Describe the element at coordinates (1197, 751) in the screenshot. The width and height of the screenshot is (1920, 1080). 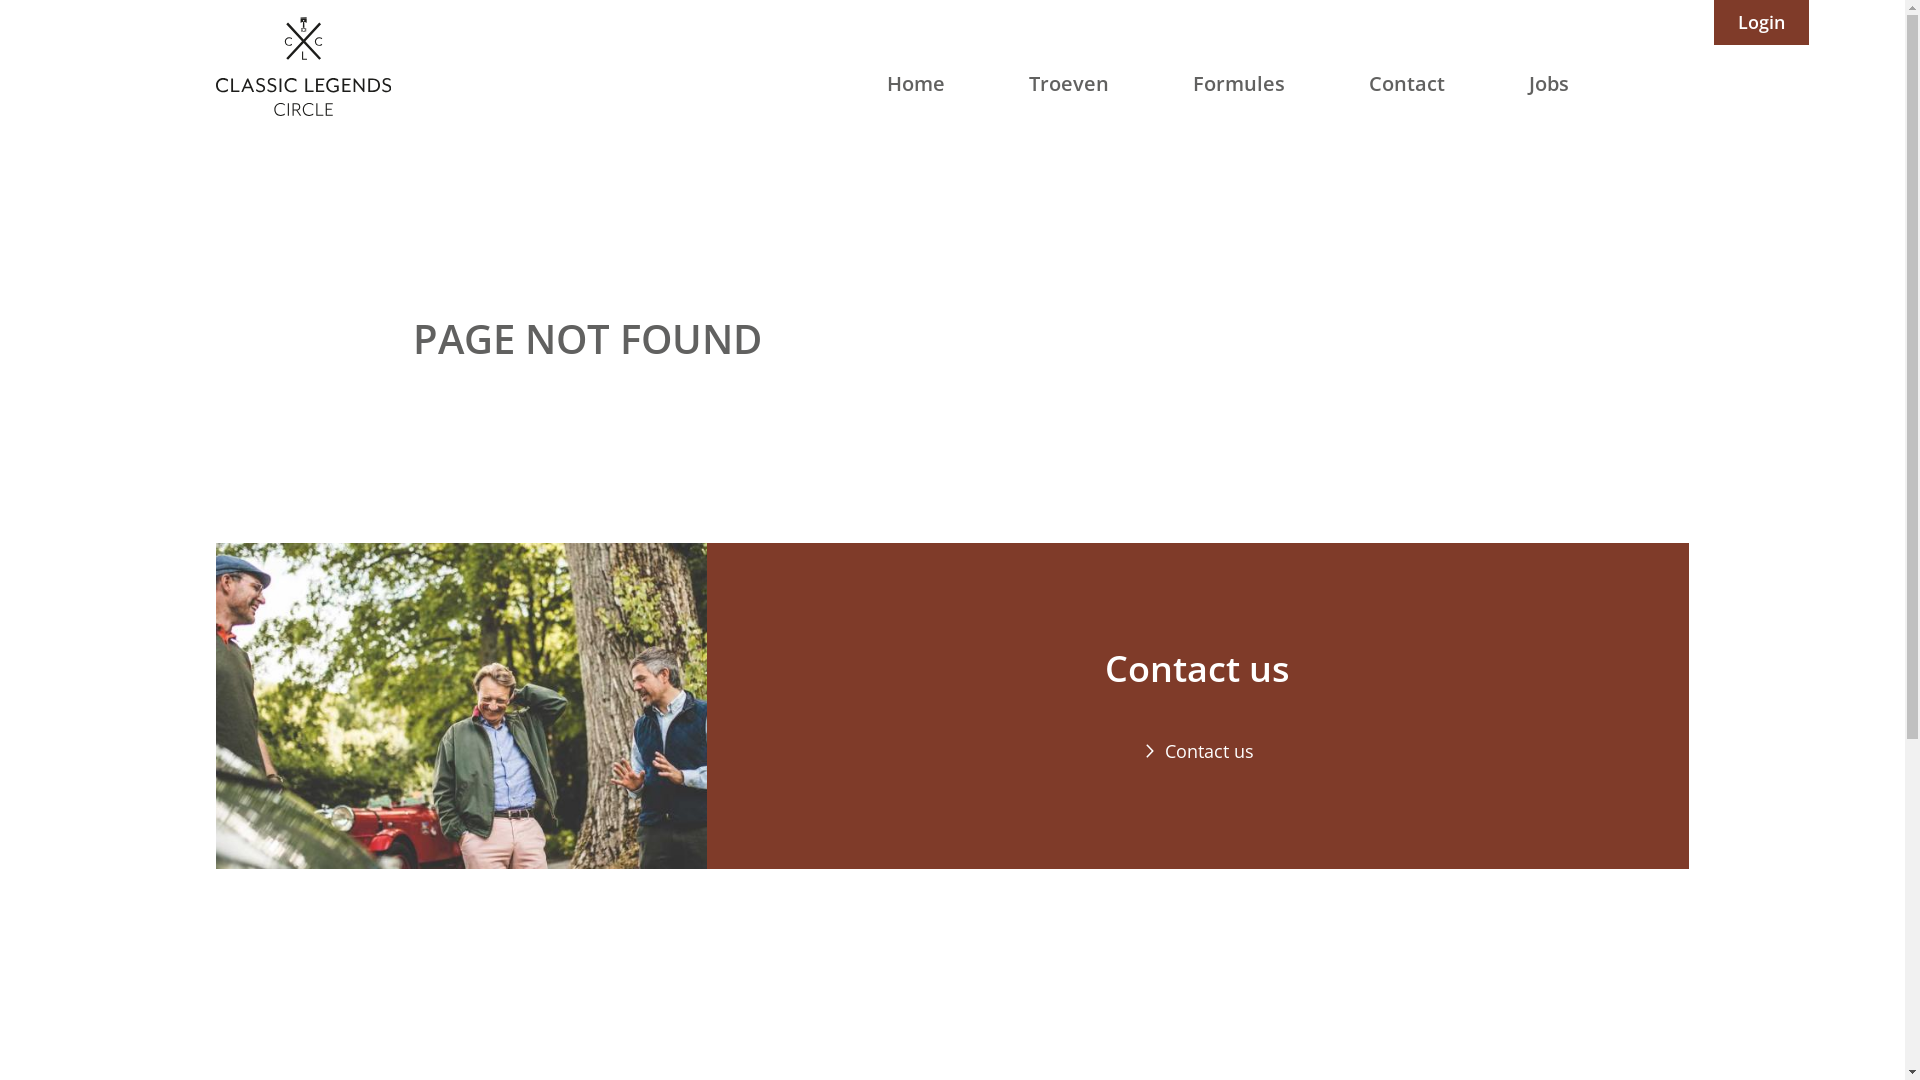
I see `'Contact us'` at that location.